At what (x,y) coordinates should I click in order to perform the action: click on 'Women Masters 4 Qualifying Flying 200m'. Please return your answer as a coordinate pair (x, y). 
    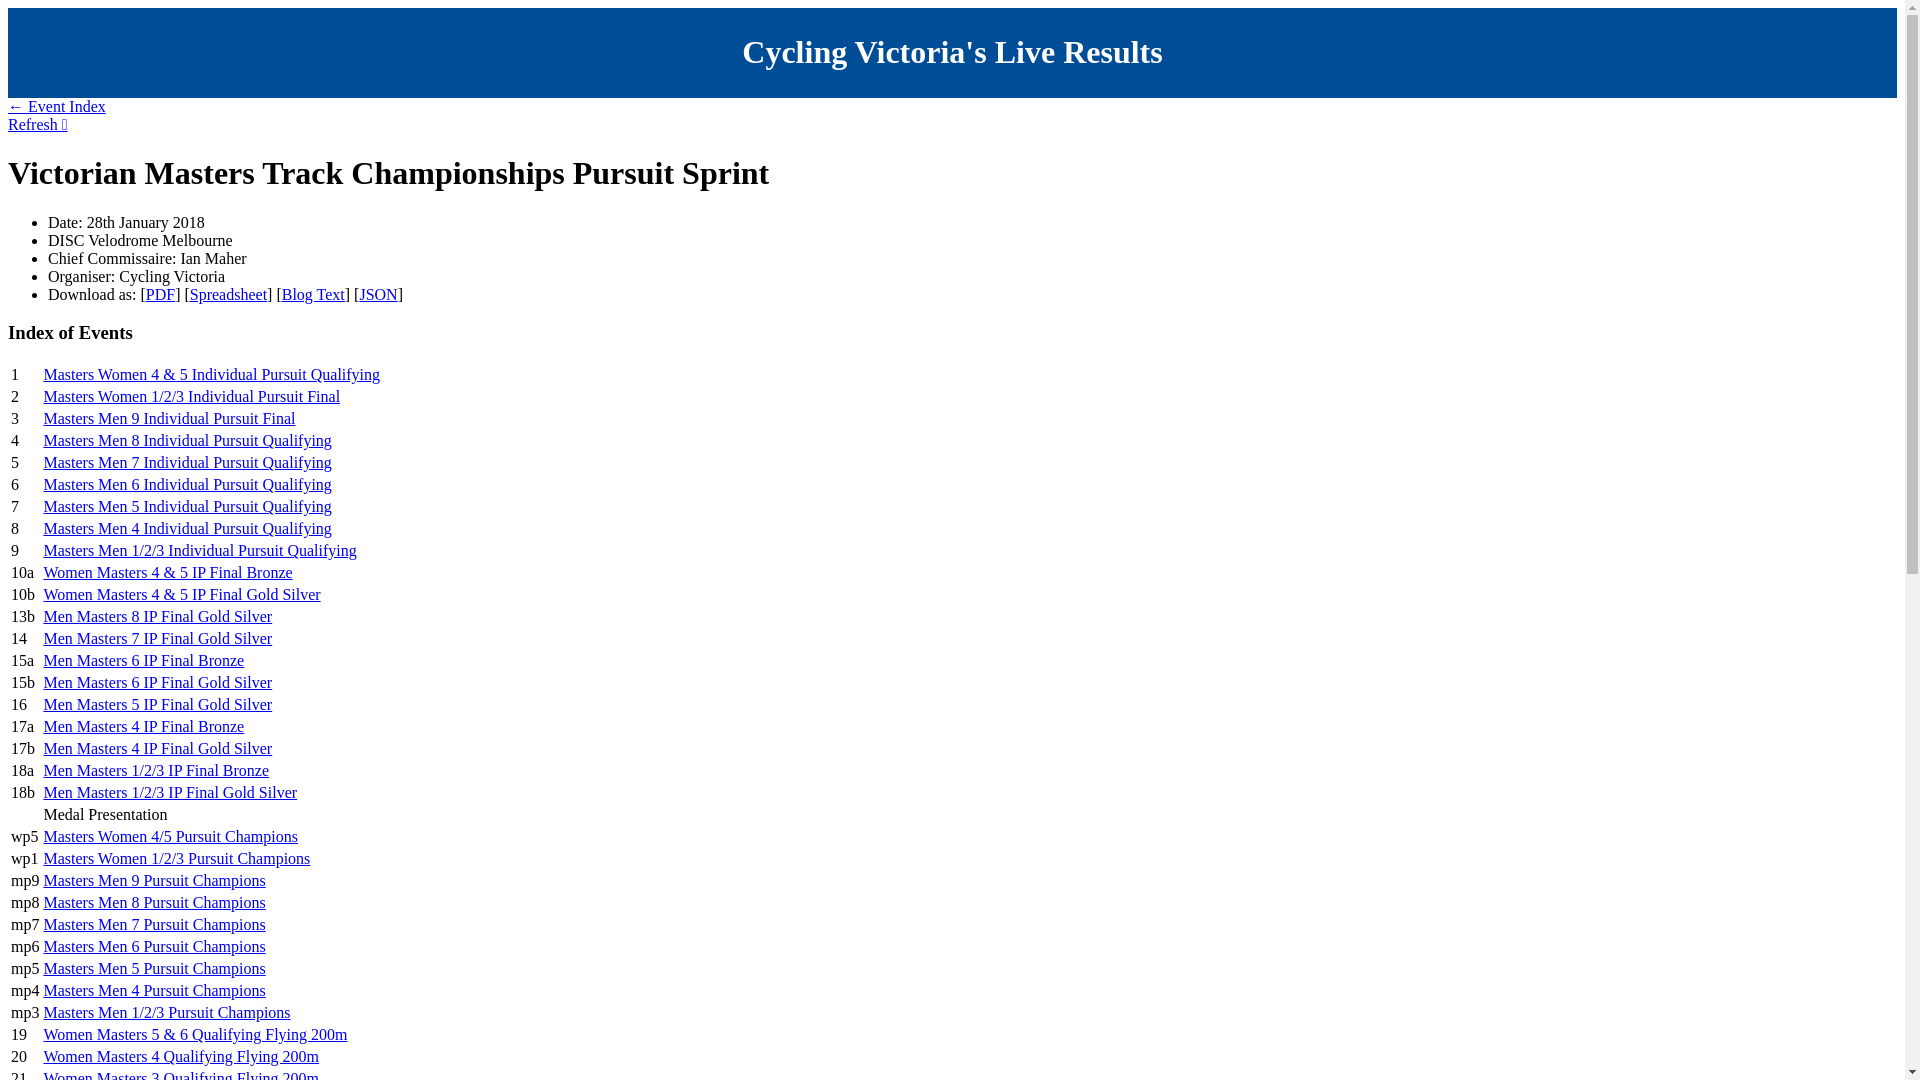
    Looking at the image, I should click on (181, 1055).